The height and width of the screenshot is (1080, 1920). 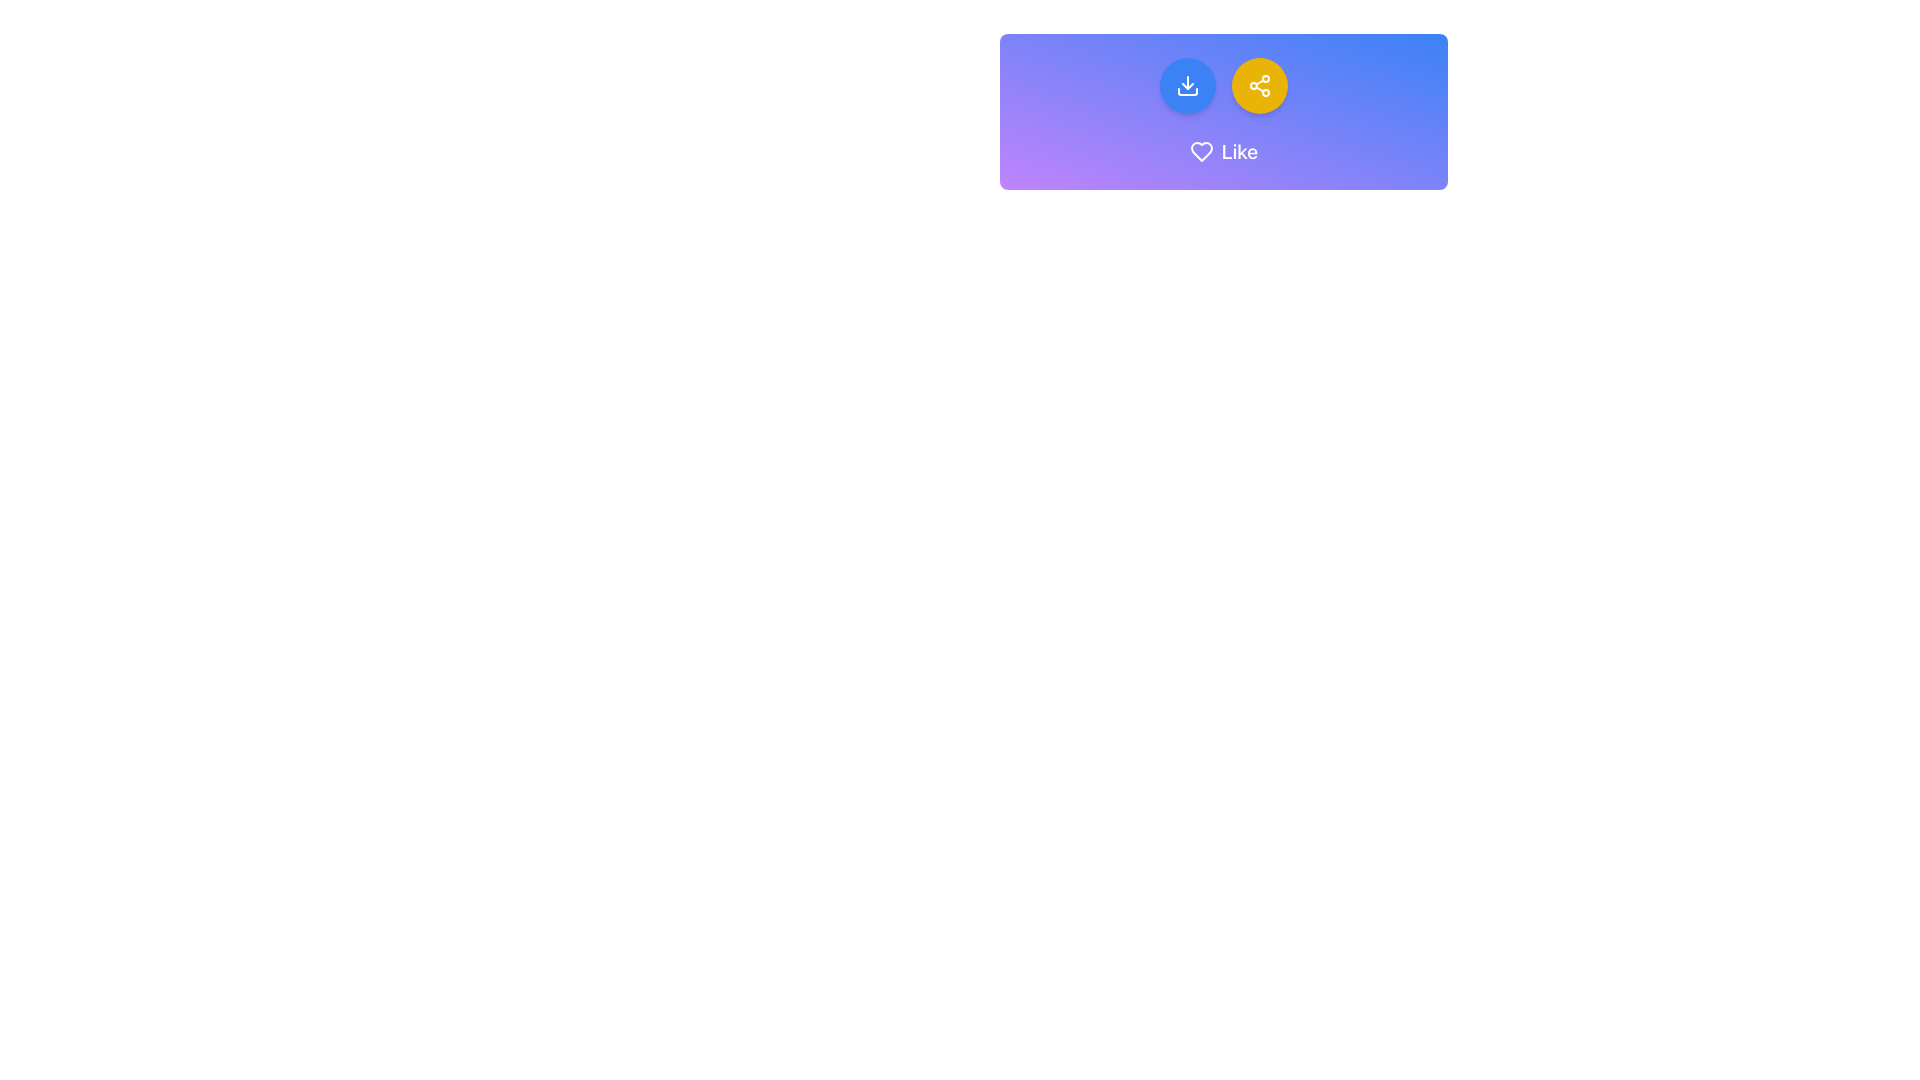 What do you see at coordinates (1200, 150) in the screenshot?
I see `the heart-shaped icon representing the 'like' feature, located below two circular buttons and above the 'Like' text` at bounding box center [1200, 150].